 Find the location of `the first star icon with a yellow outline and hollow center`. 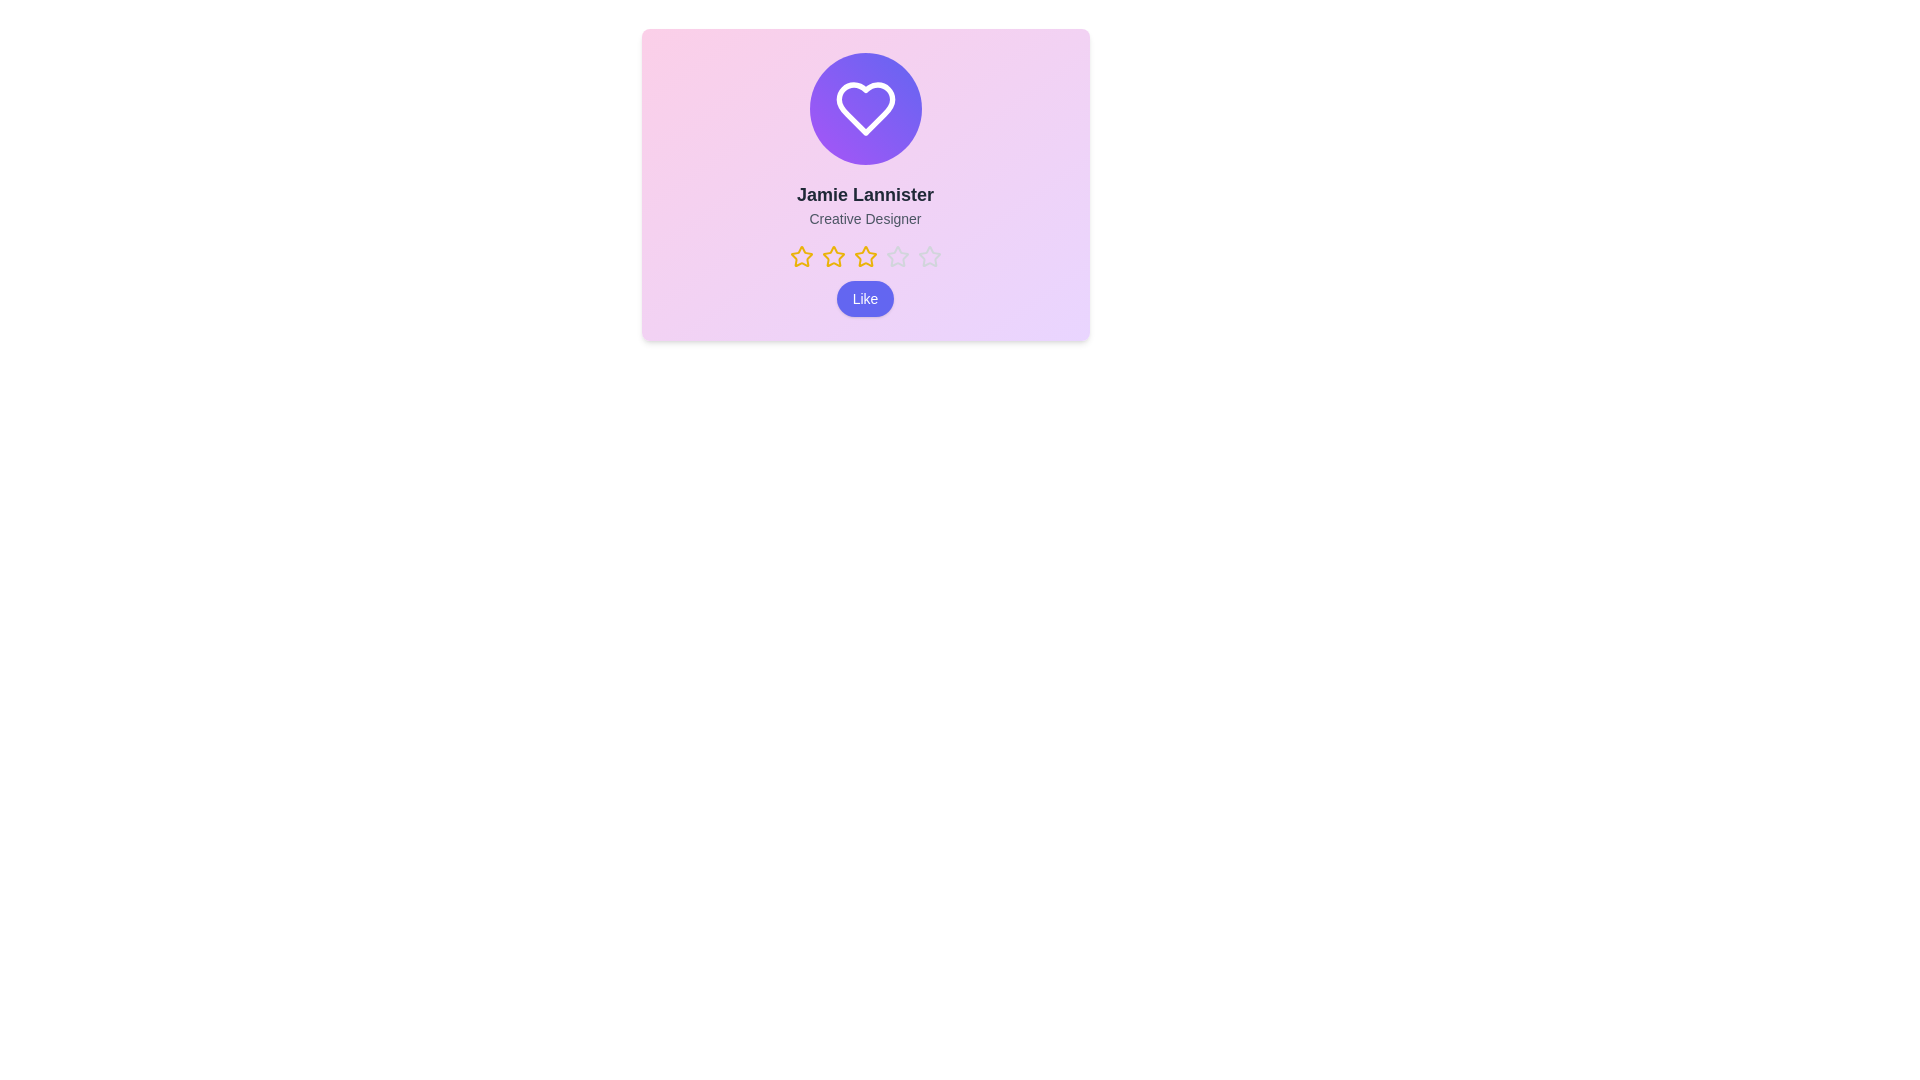

the first star icon with a yellow outline and hollow center is located at coordinates (801, 255).